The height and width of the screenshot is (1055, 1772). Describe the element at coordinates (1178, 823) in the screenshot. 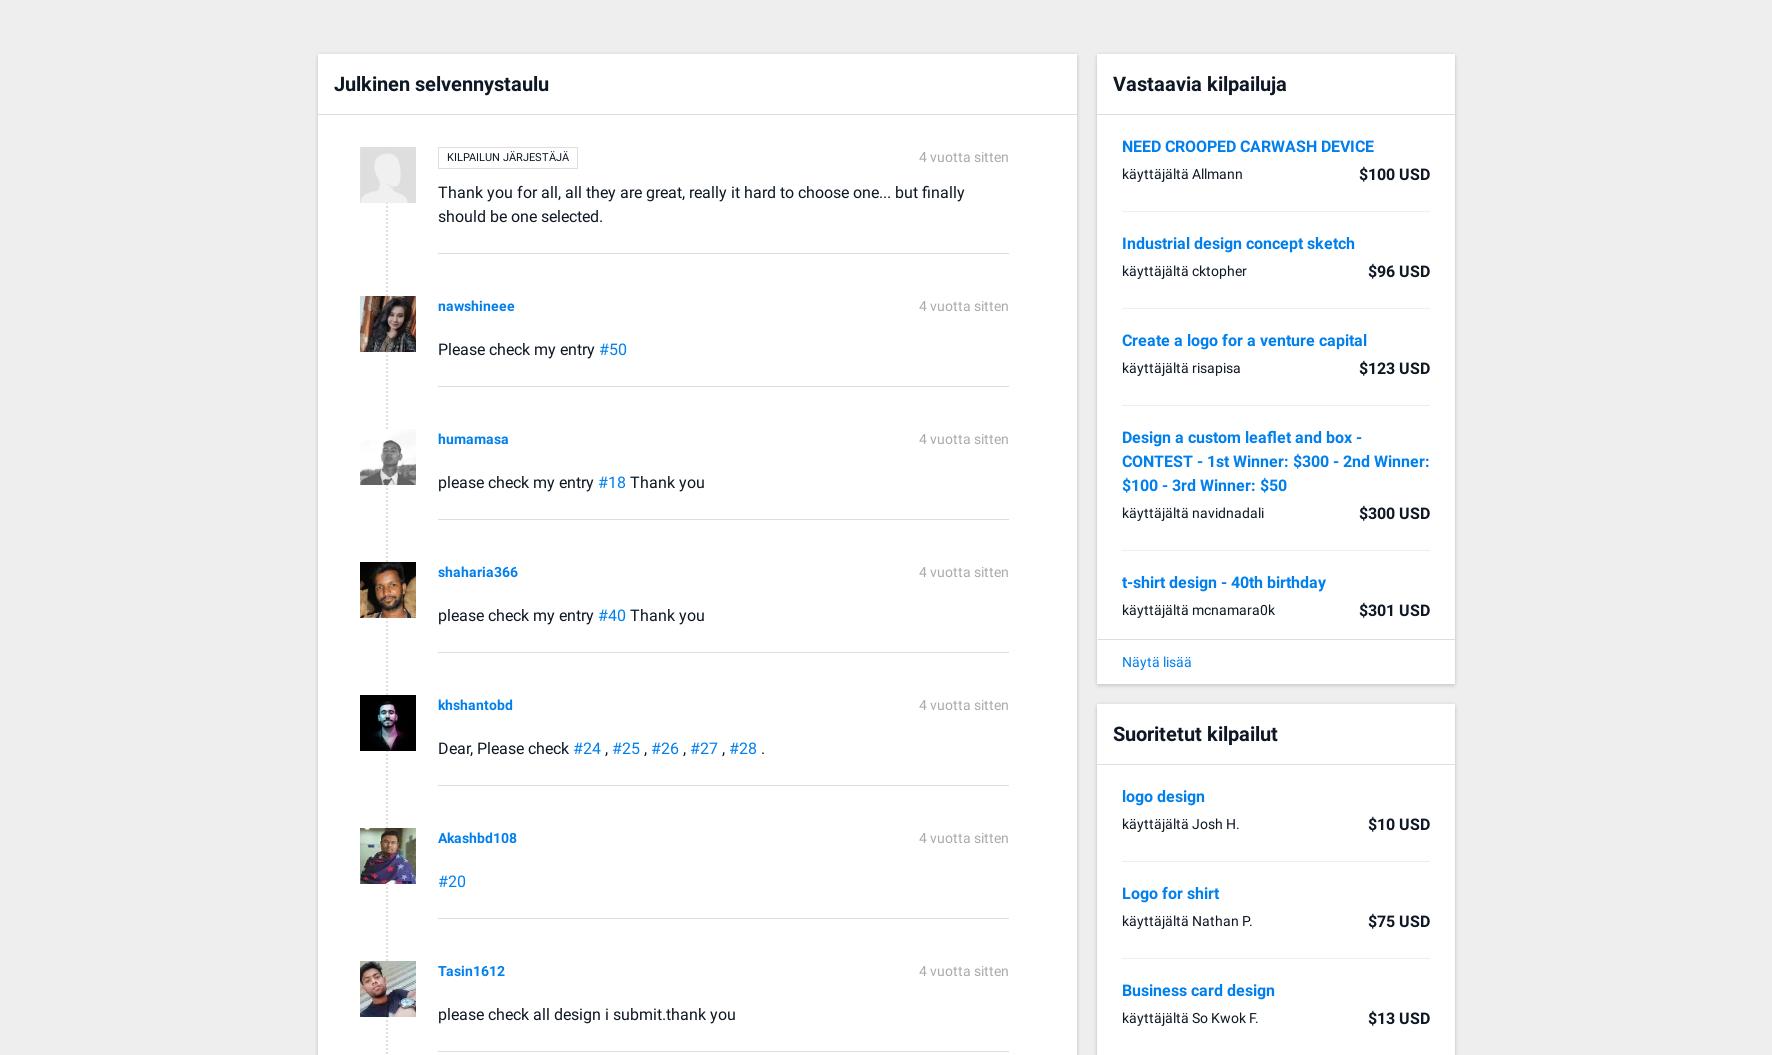

I see `'käyttäjältä Josh H.'` at that location.